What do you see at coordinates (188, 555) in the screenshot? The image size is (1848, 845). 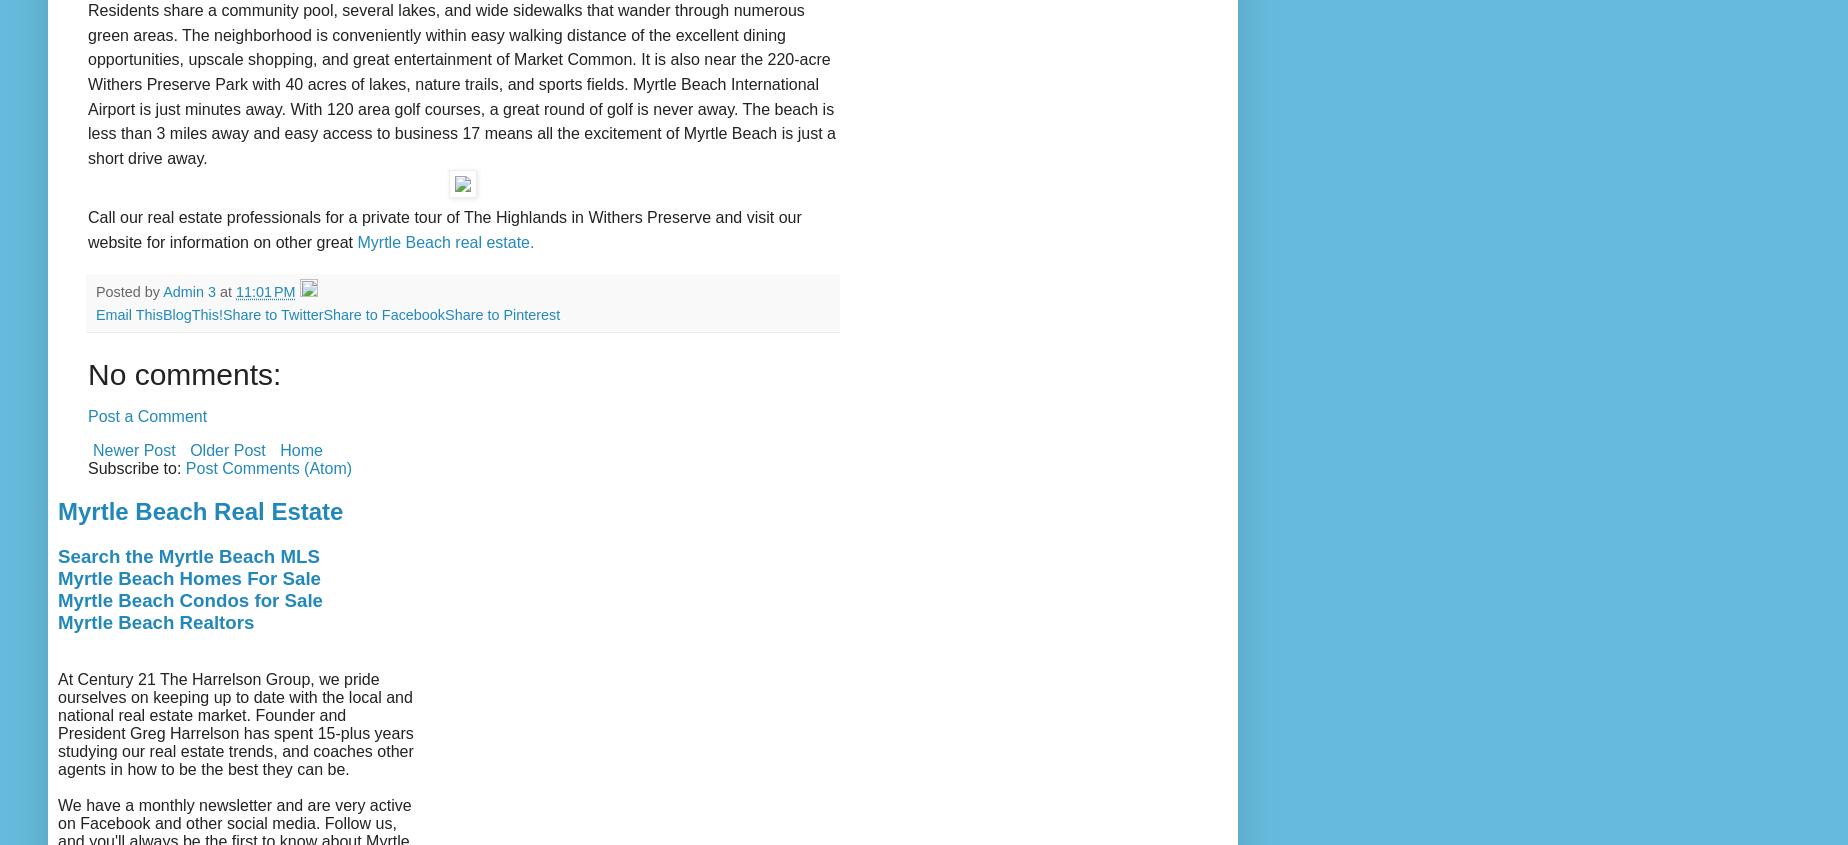 I see `'Search the Myrtle Beach MLS'` at bounding box center [188, 555].